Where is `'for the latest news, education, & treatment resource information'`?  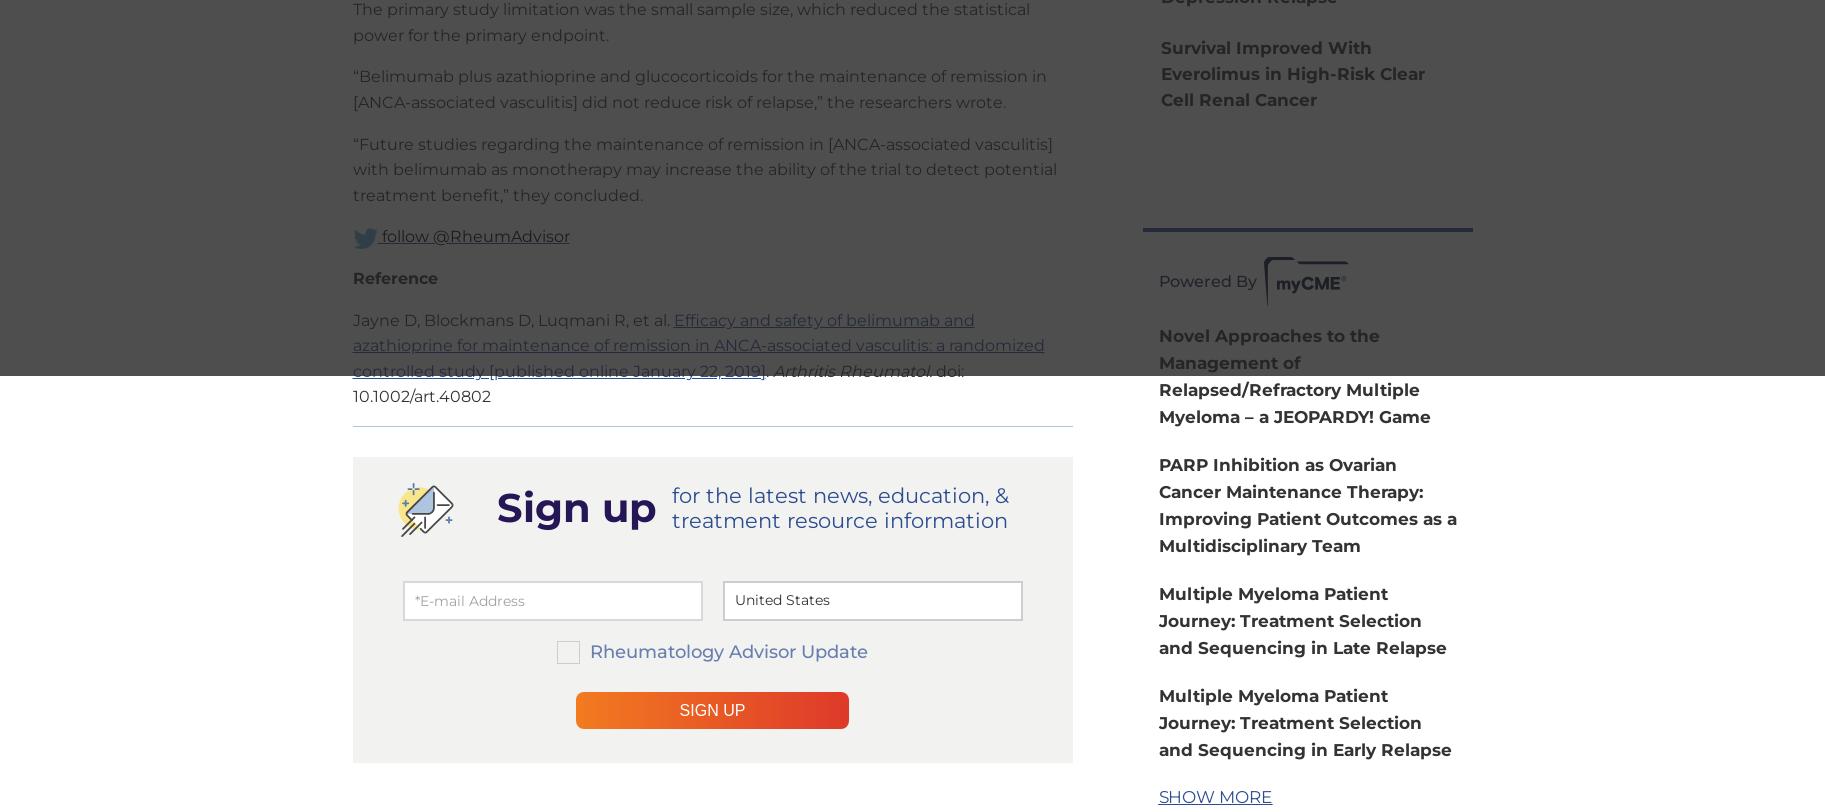
'for the latest news, education, & treatment resource information' is located at coordinates (838, 507).